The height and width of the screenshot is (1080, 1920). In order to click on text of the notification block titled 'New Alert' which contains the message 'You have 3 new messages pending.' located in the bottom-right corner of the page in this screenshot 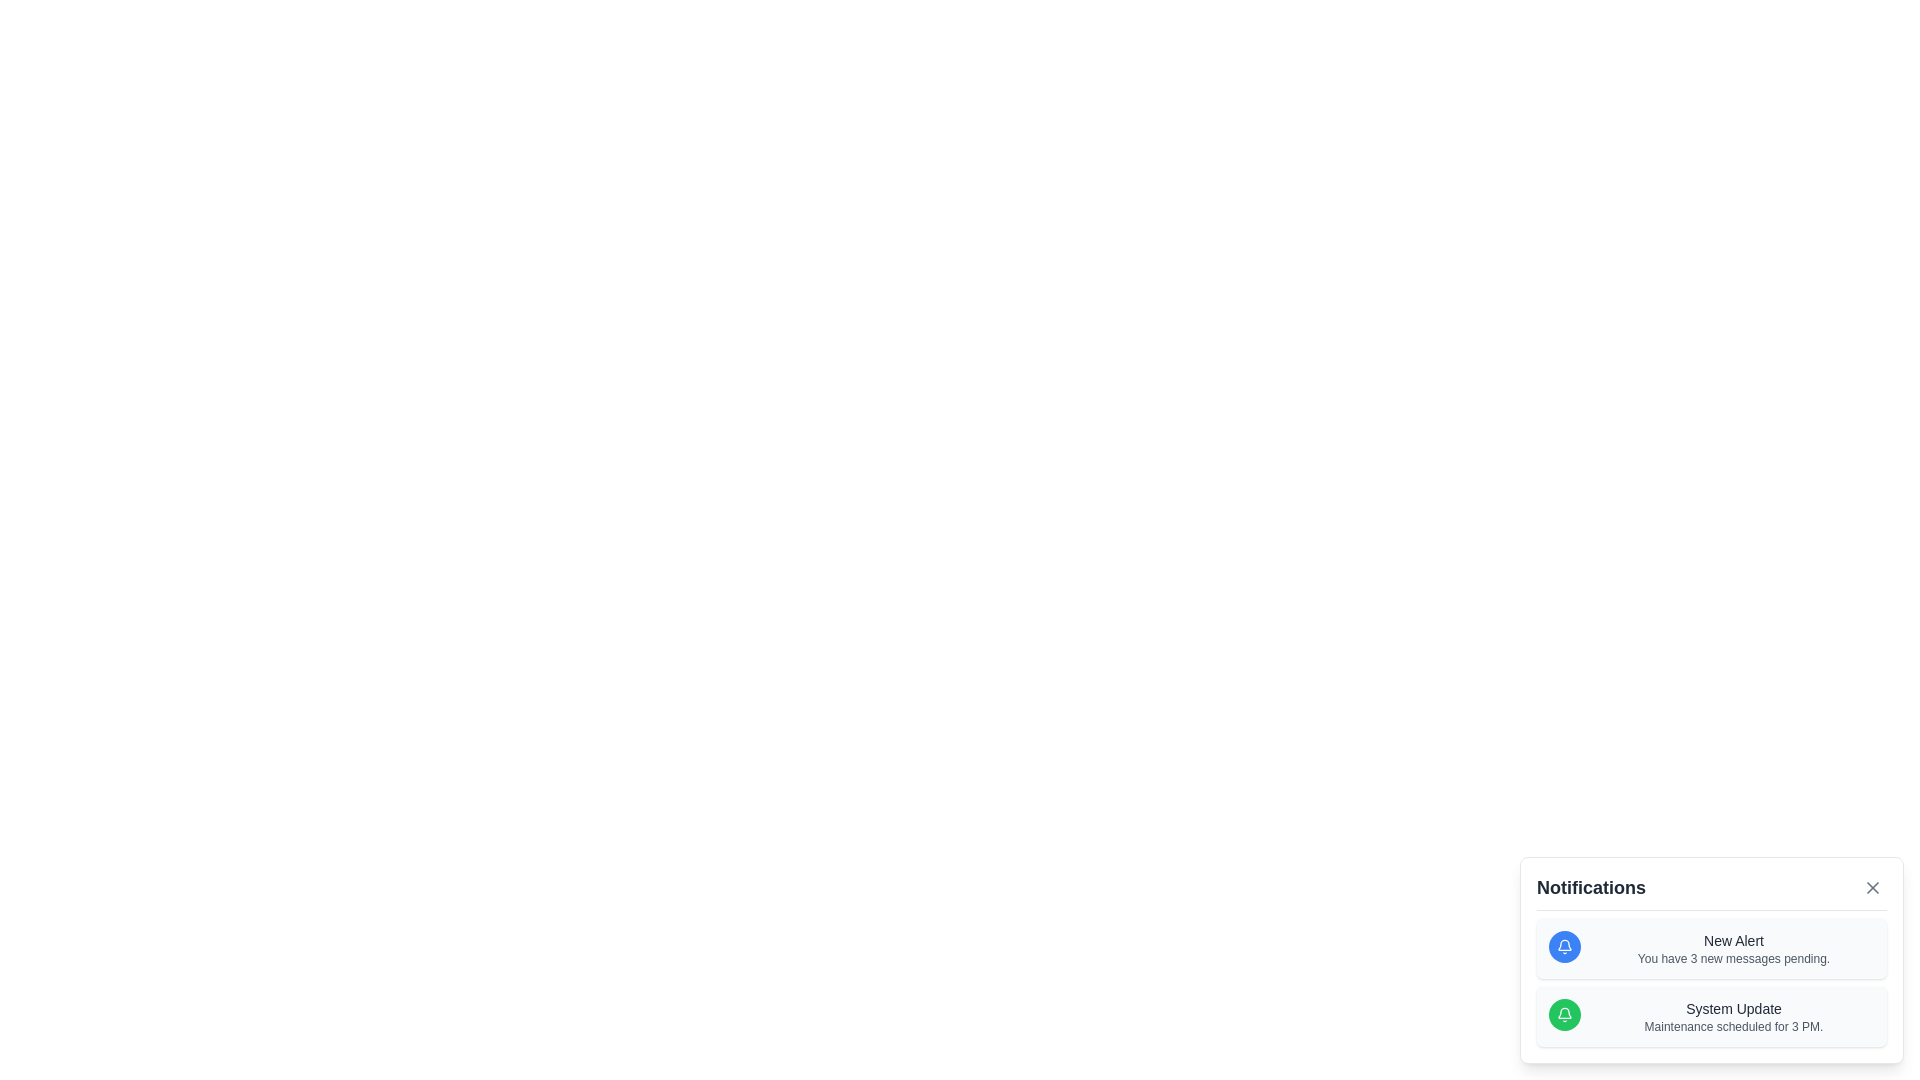, I will do `click(1732, 947)`.